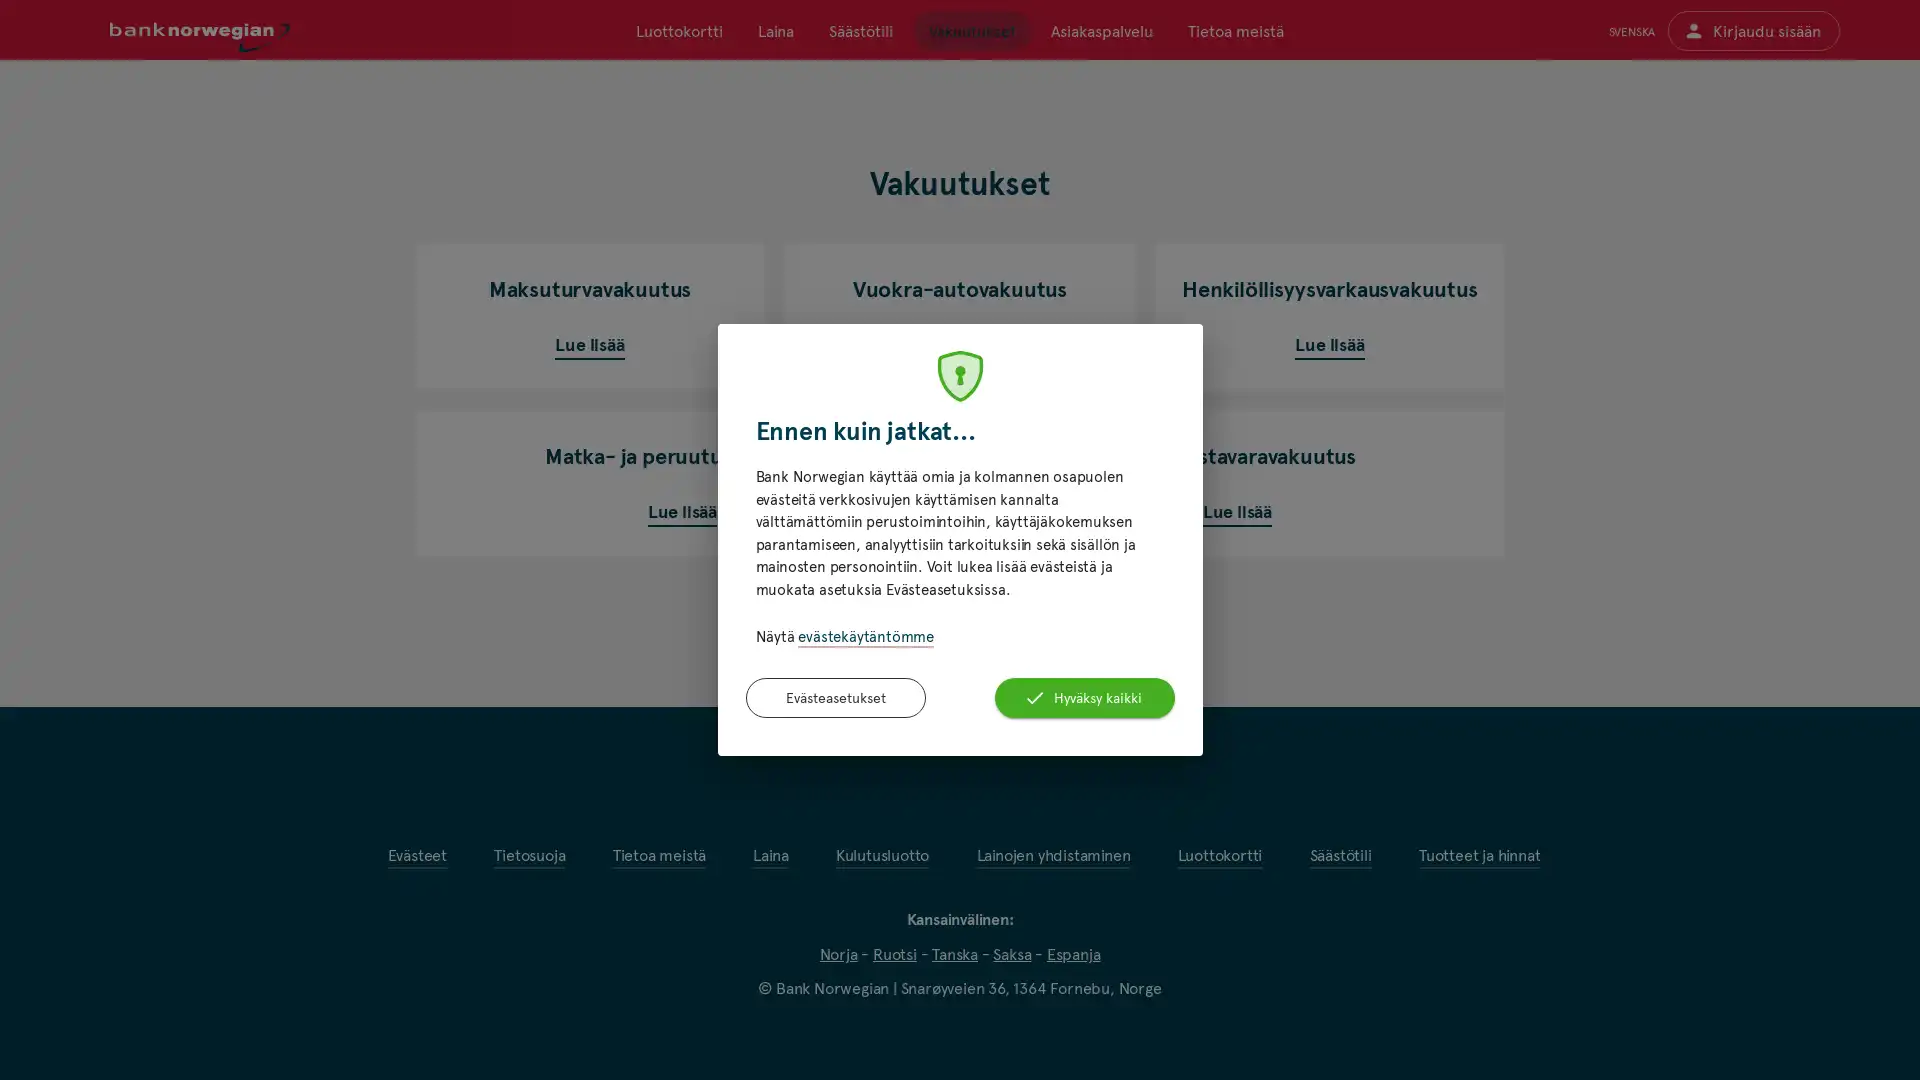 The height and width of the screenshot is (1080, 1920). What do you see at coordinates (835, 696) in the screenshot?
I see `Evasteasetukset` at bounding box center [835, 696].